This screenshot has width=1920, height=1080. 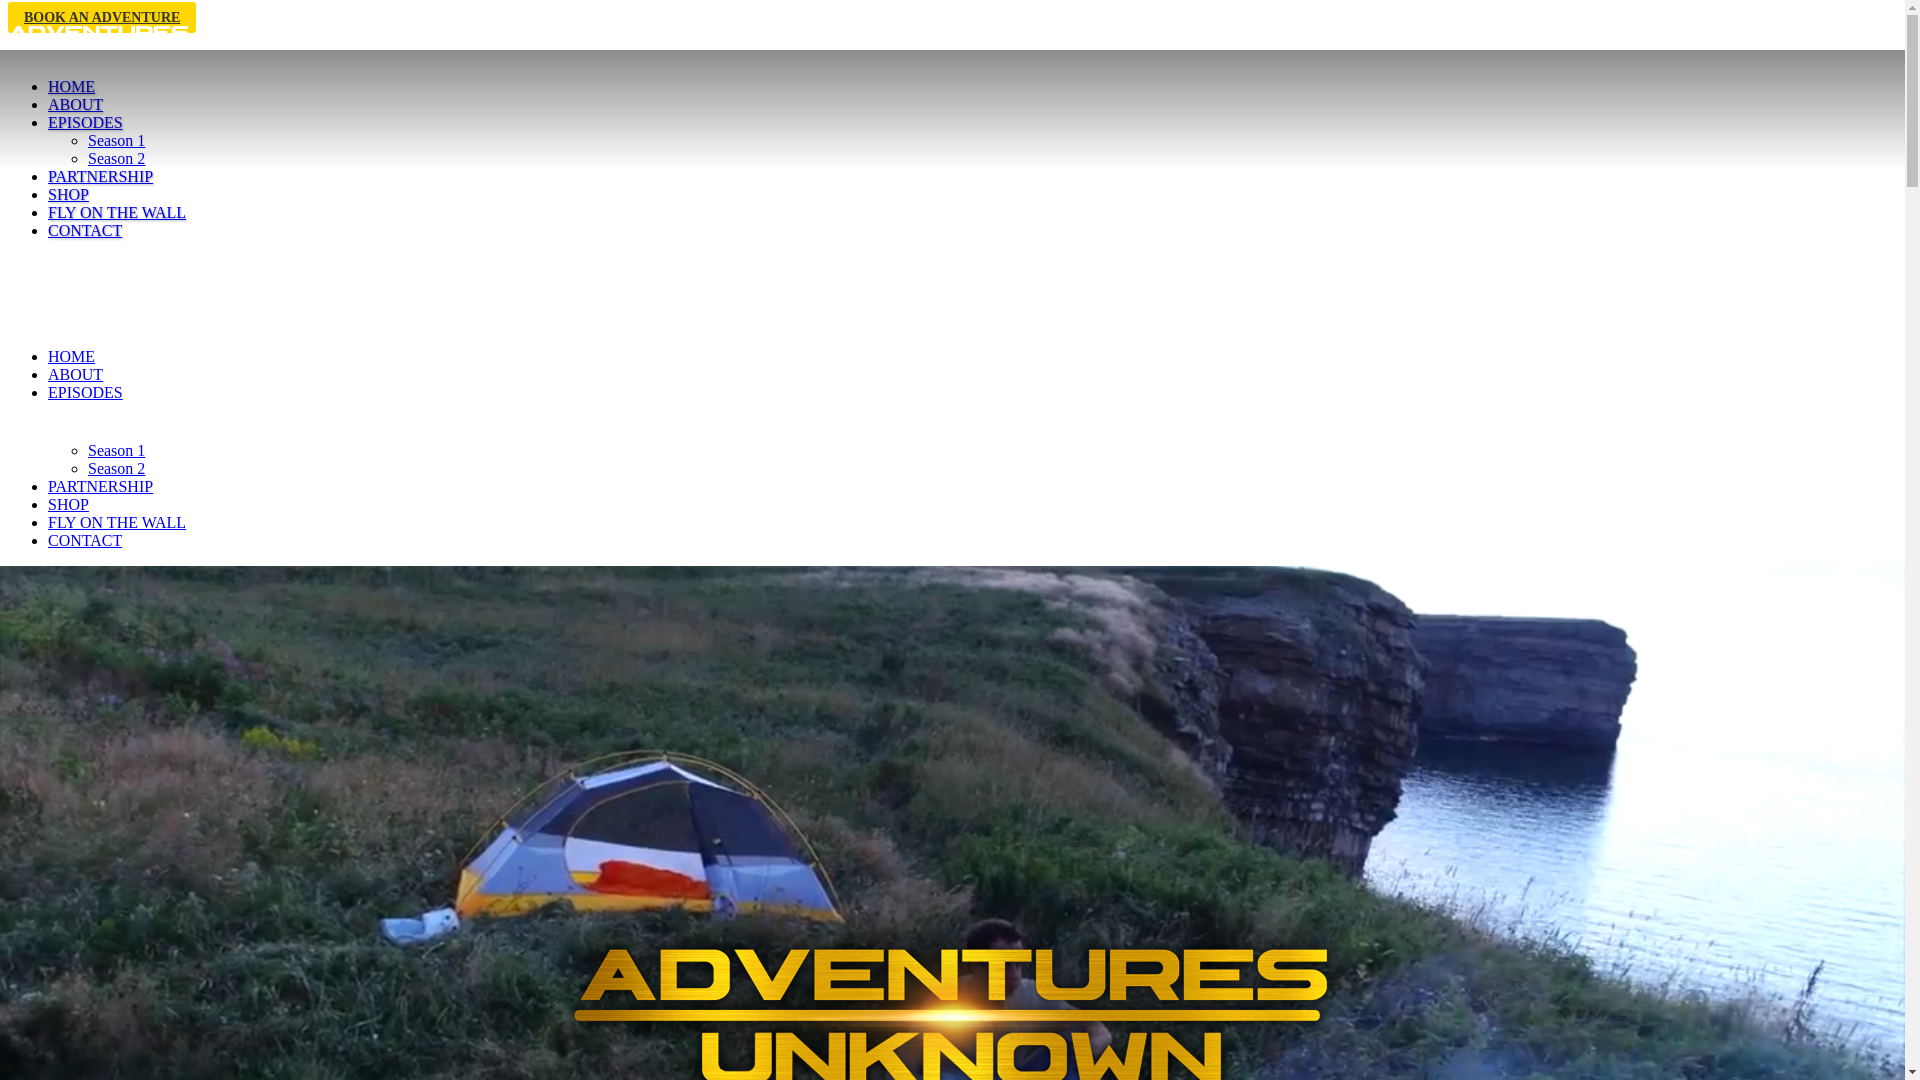 What do you see at coordinates (84, 122) in the screenshot?
I see `'EPISODES'` at bounding box center [84, 122].